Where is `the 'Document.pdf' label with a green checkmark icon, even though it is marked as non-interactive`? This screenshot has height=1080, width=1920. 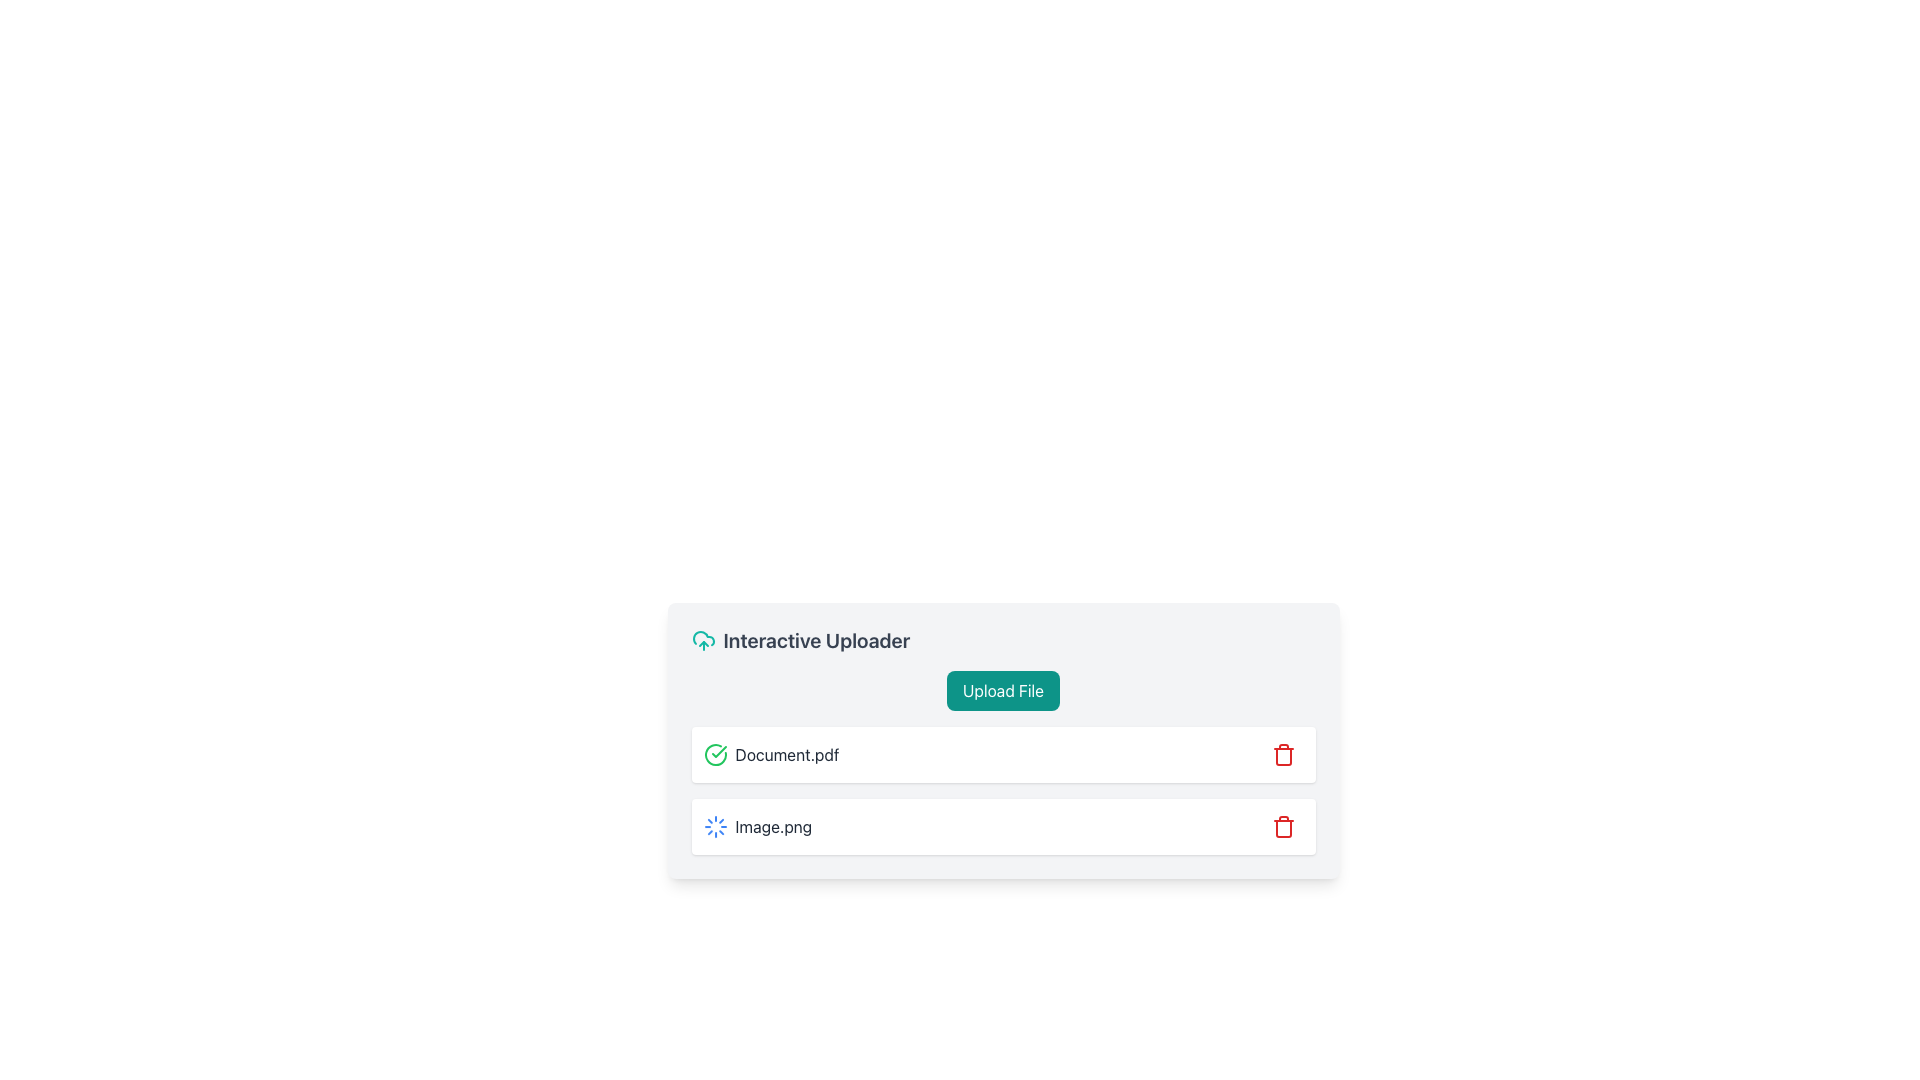
the 'Document.pdf' label with a green checkmark icon, even though it is marked as non-interactive is located at coordinates (770, 755).